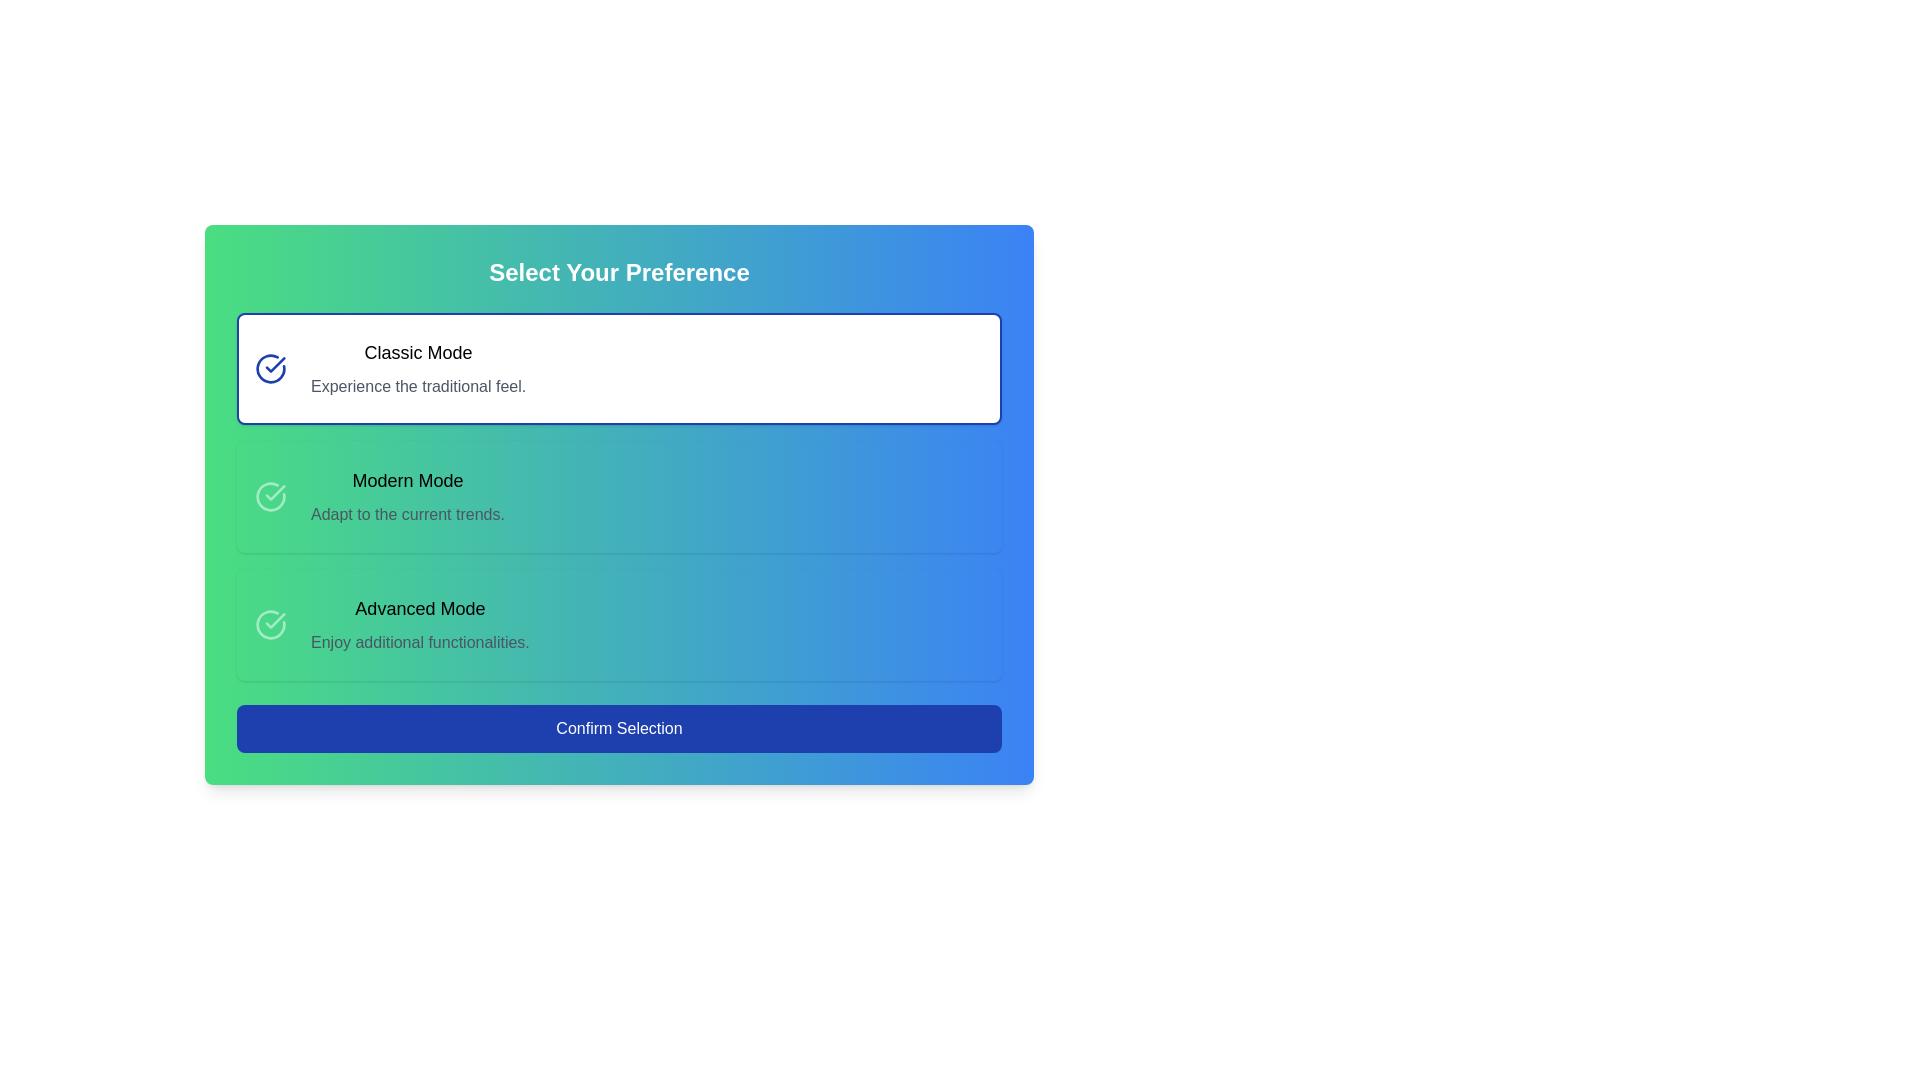  What do you see at coordinates (419, 608) in the screenshot?
I see `the 'Advanced Mode' text label which introduces a subsection and is located below the 'Modern Mode' section and above the 'Confirm Selection' button` at bounding box center [419, 608].